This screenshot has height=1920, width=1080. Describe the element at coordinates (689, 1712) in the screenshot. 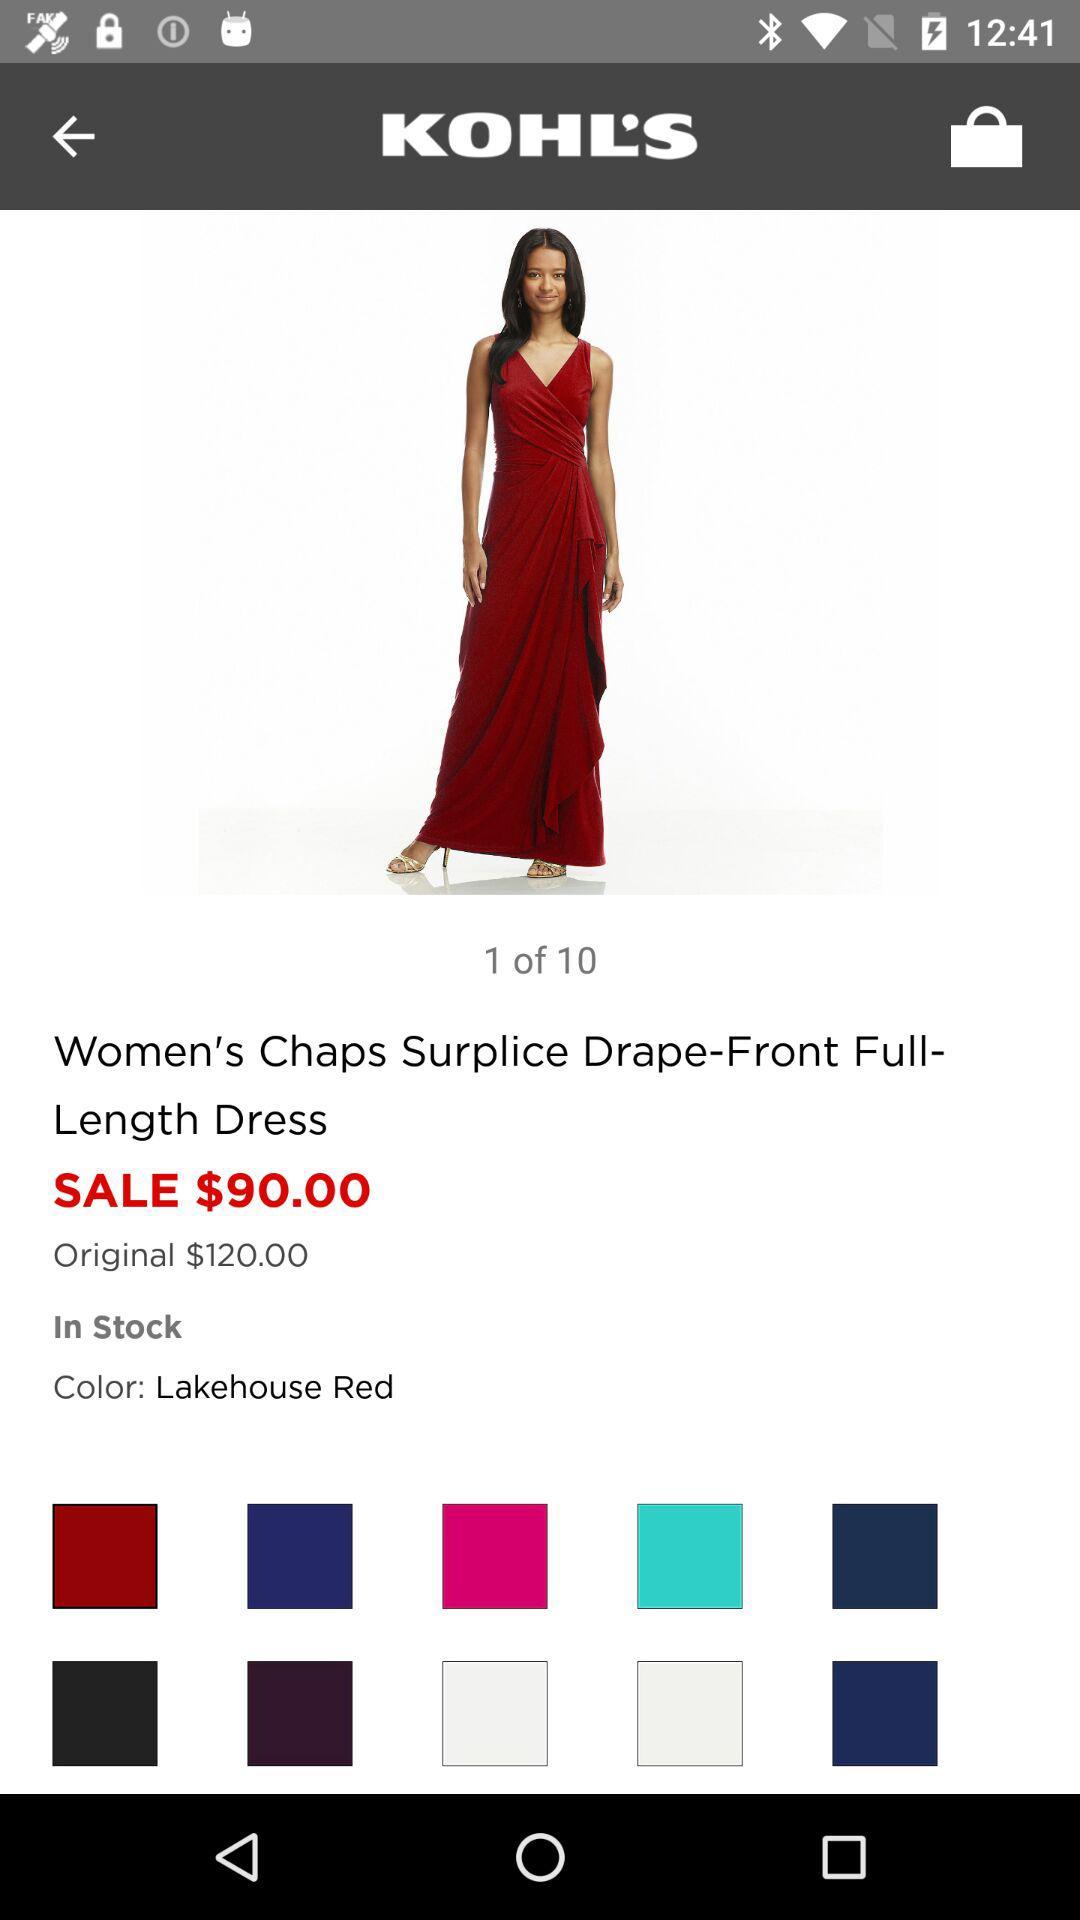

I see `different color` at that location.